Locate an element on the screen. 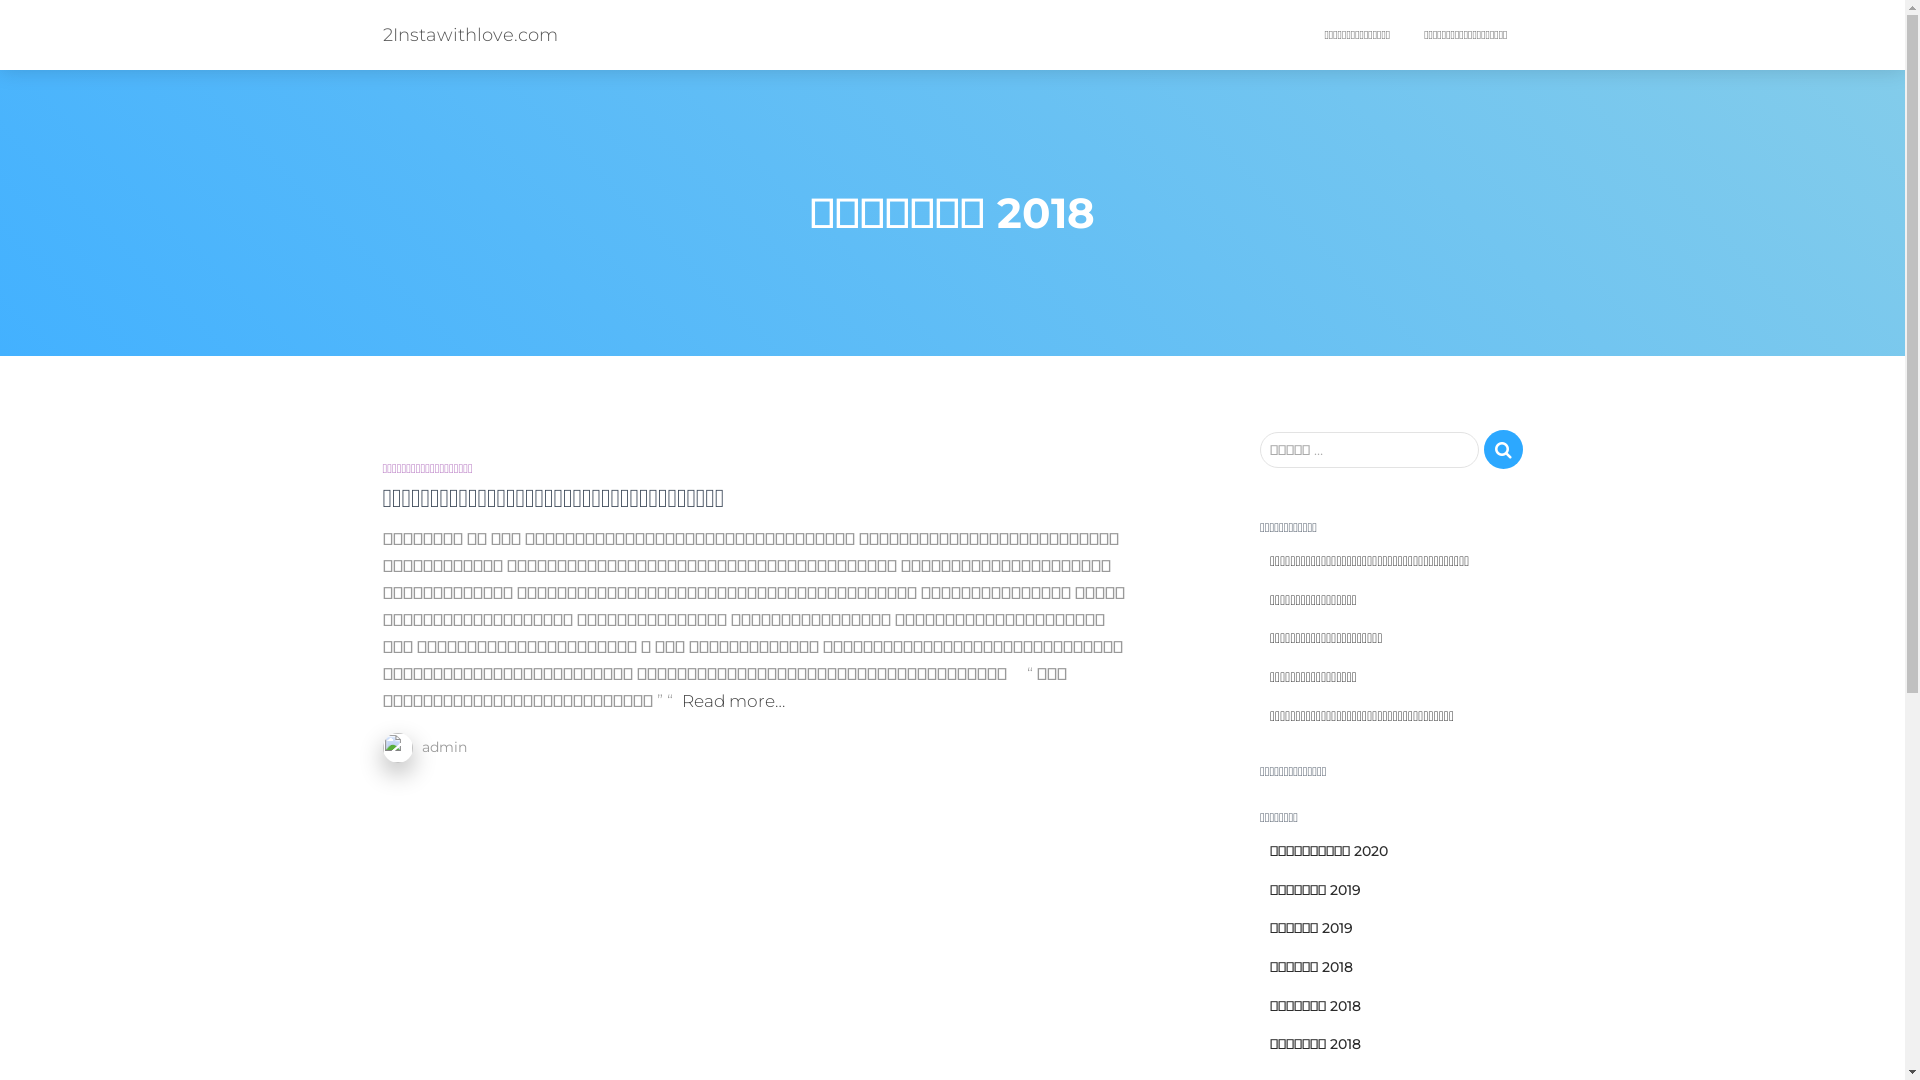  '2Instawithlove.com' is located at coordinates (468, 34).